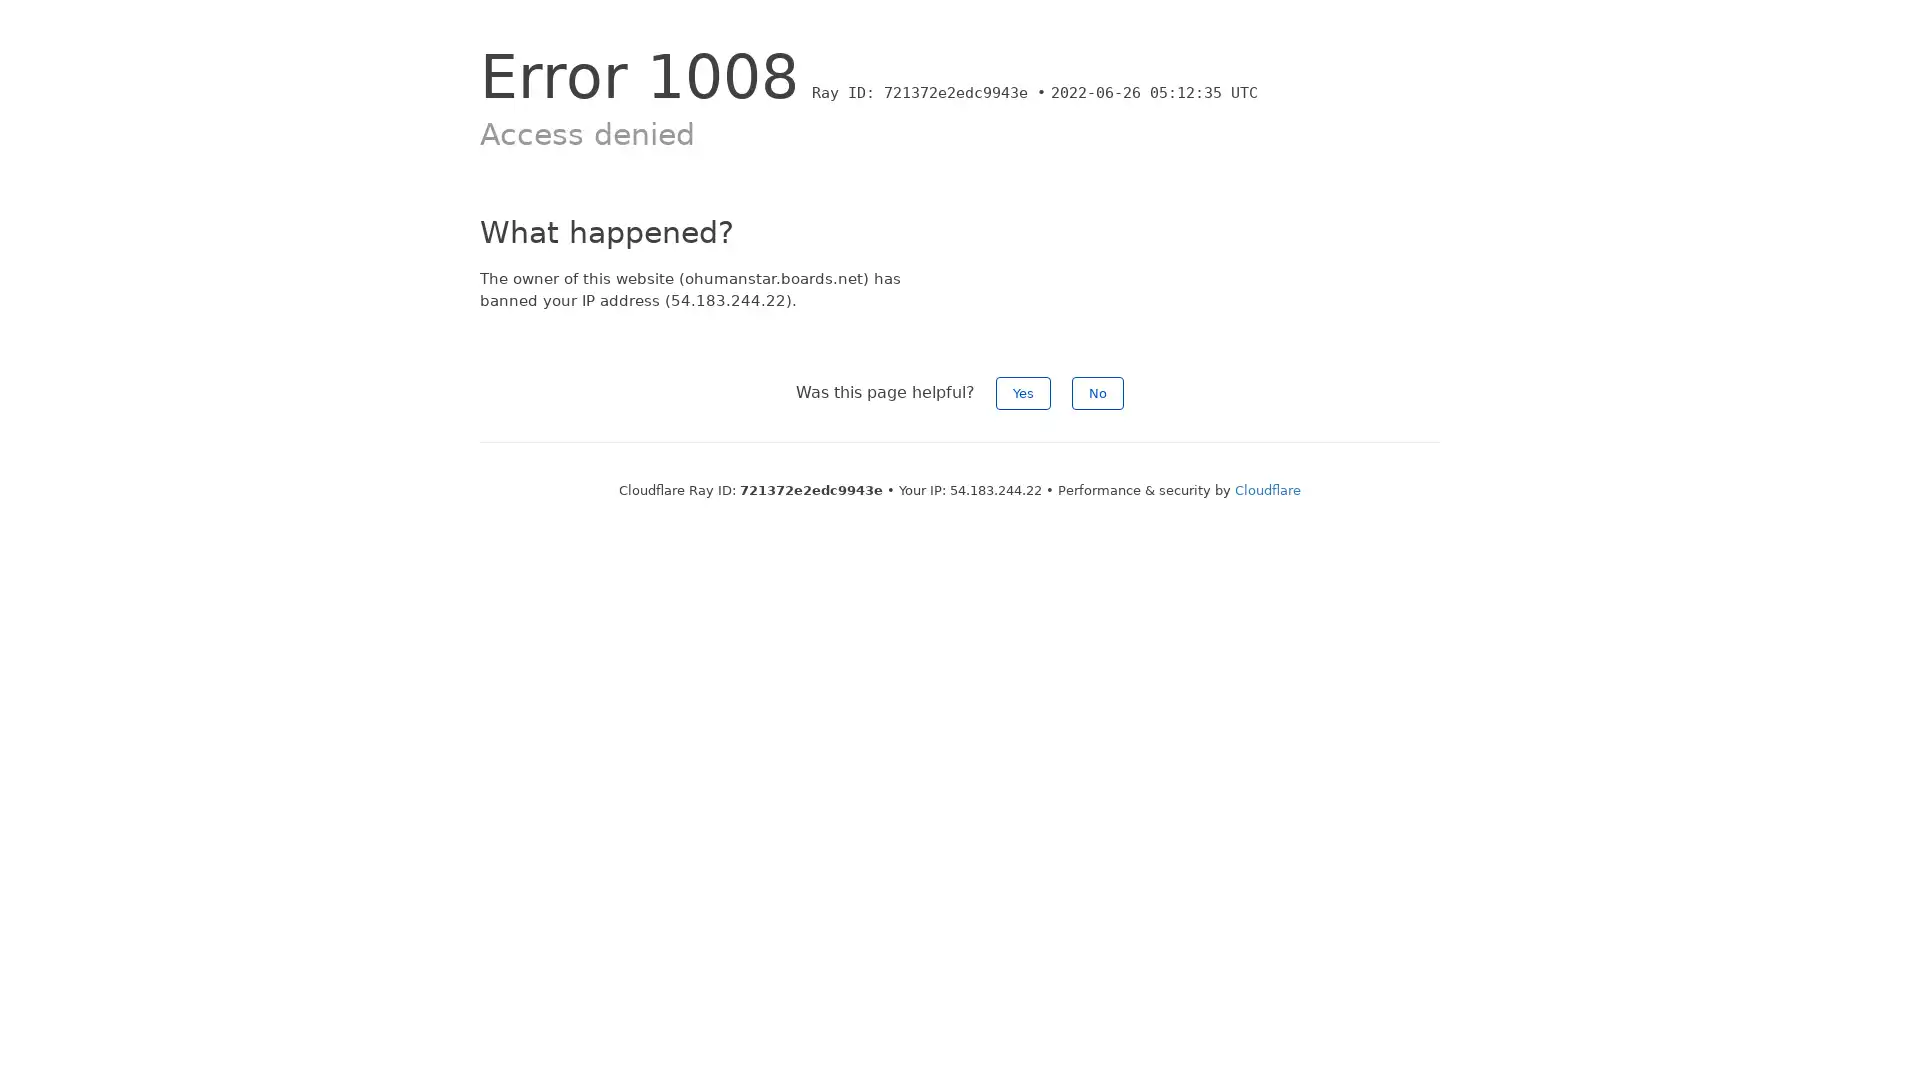  I want to click on No, so click(1097, 392).